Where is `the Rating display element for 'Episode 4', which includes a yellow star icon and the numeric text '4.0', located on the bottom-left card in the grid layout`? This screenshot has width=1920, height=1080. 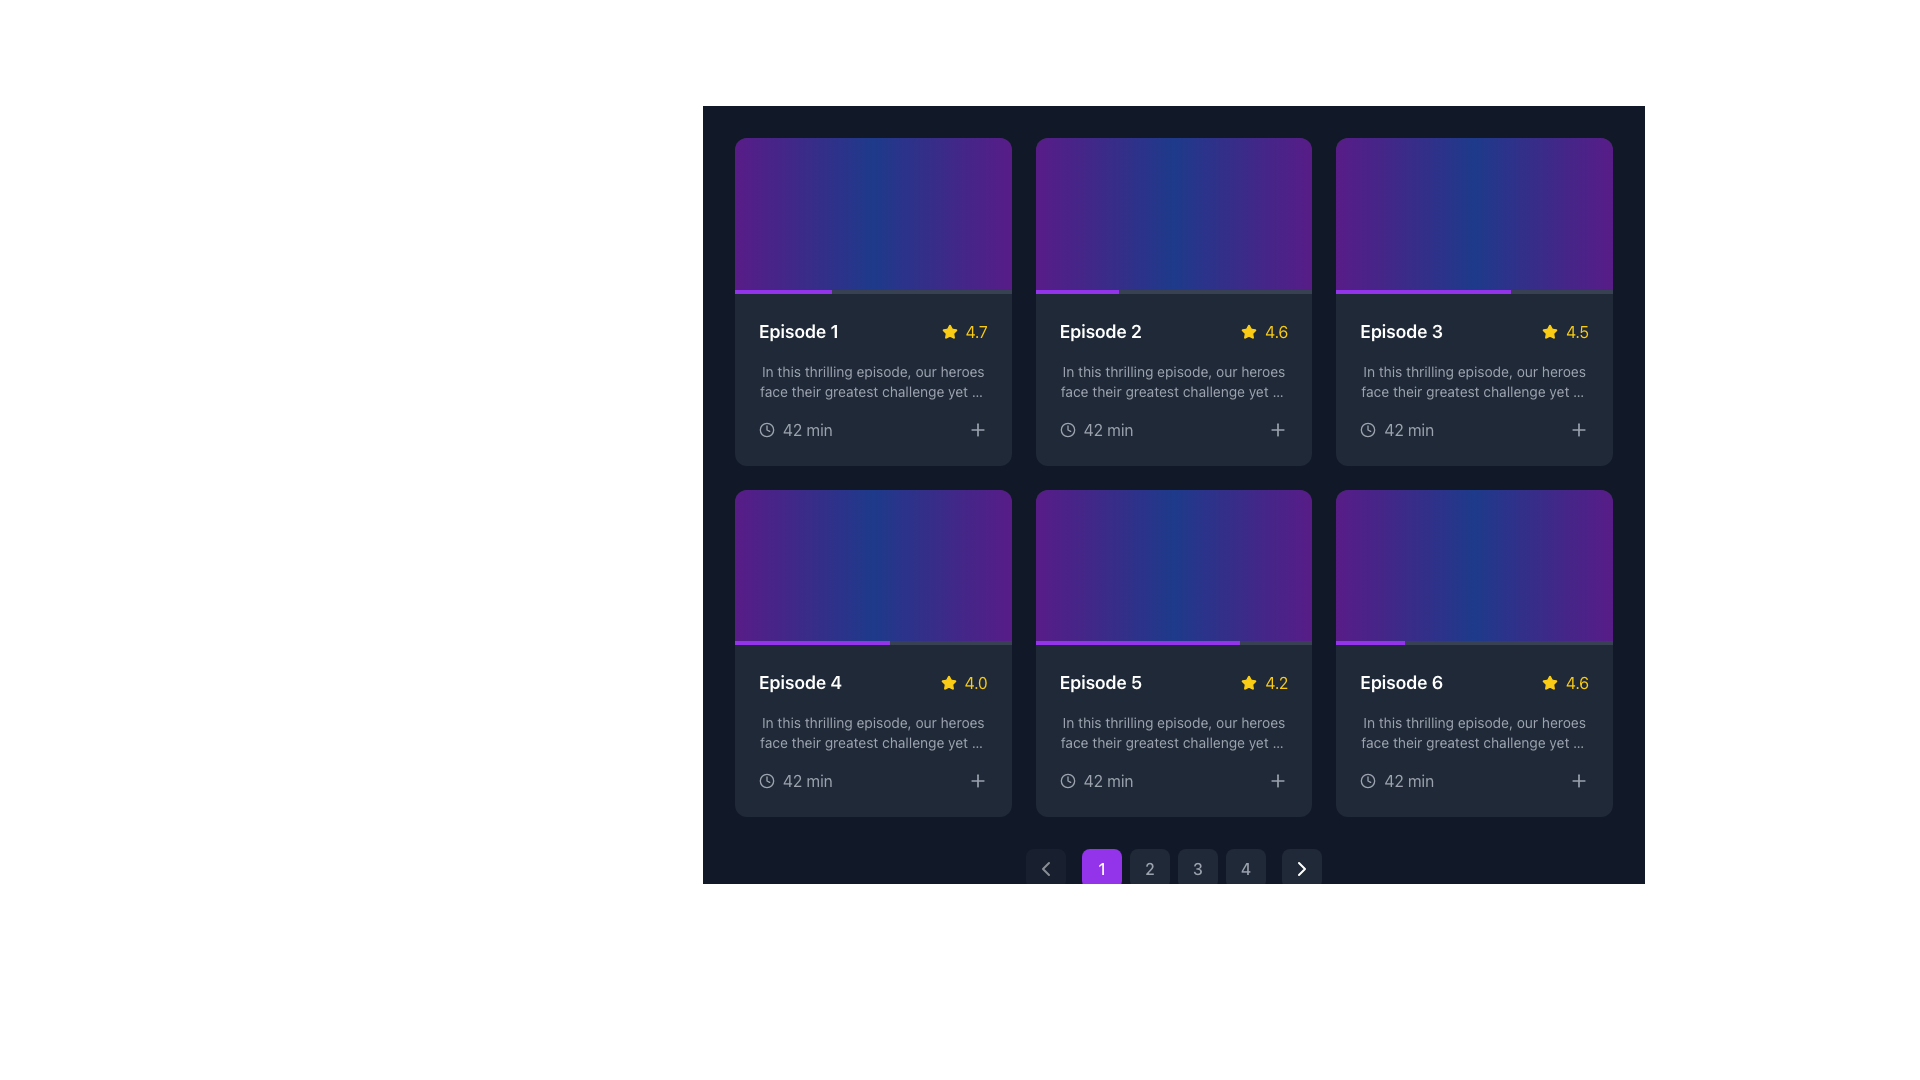
the Rating display element for 'Episode 4', which includes a yellow star icon and the numeric text '4.0', located on the bottom-left card in the grid layout is located at coordinates (964, 682).